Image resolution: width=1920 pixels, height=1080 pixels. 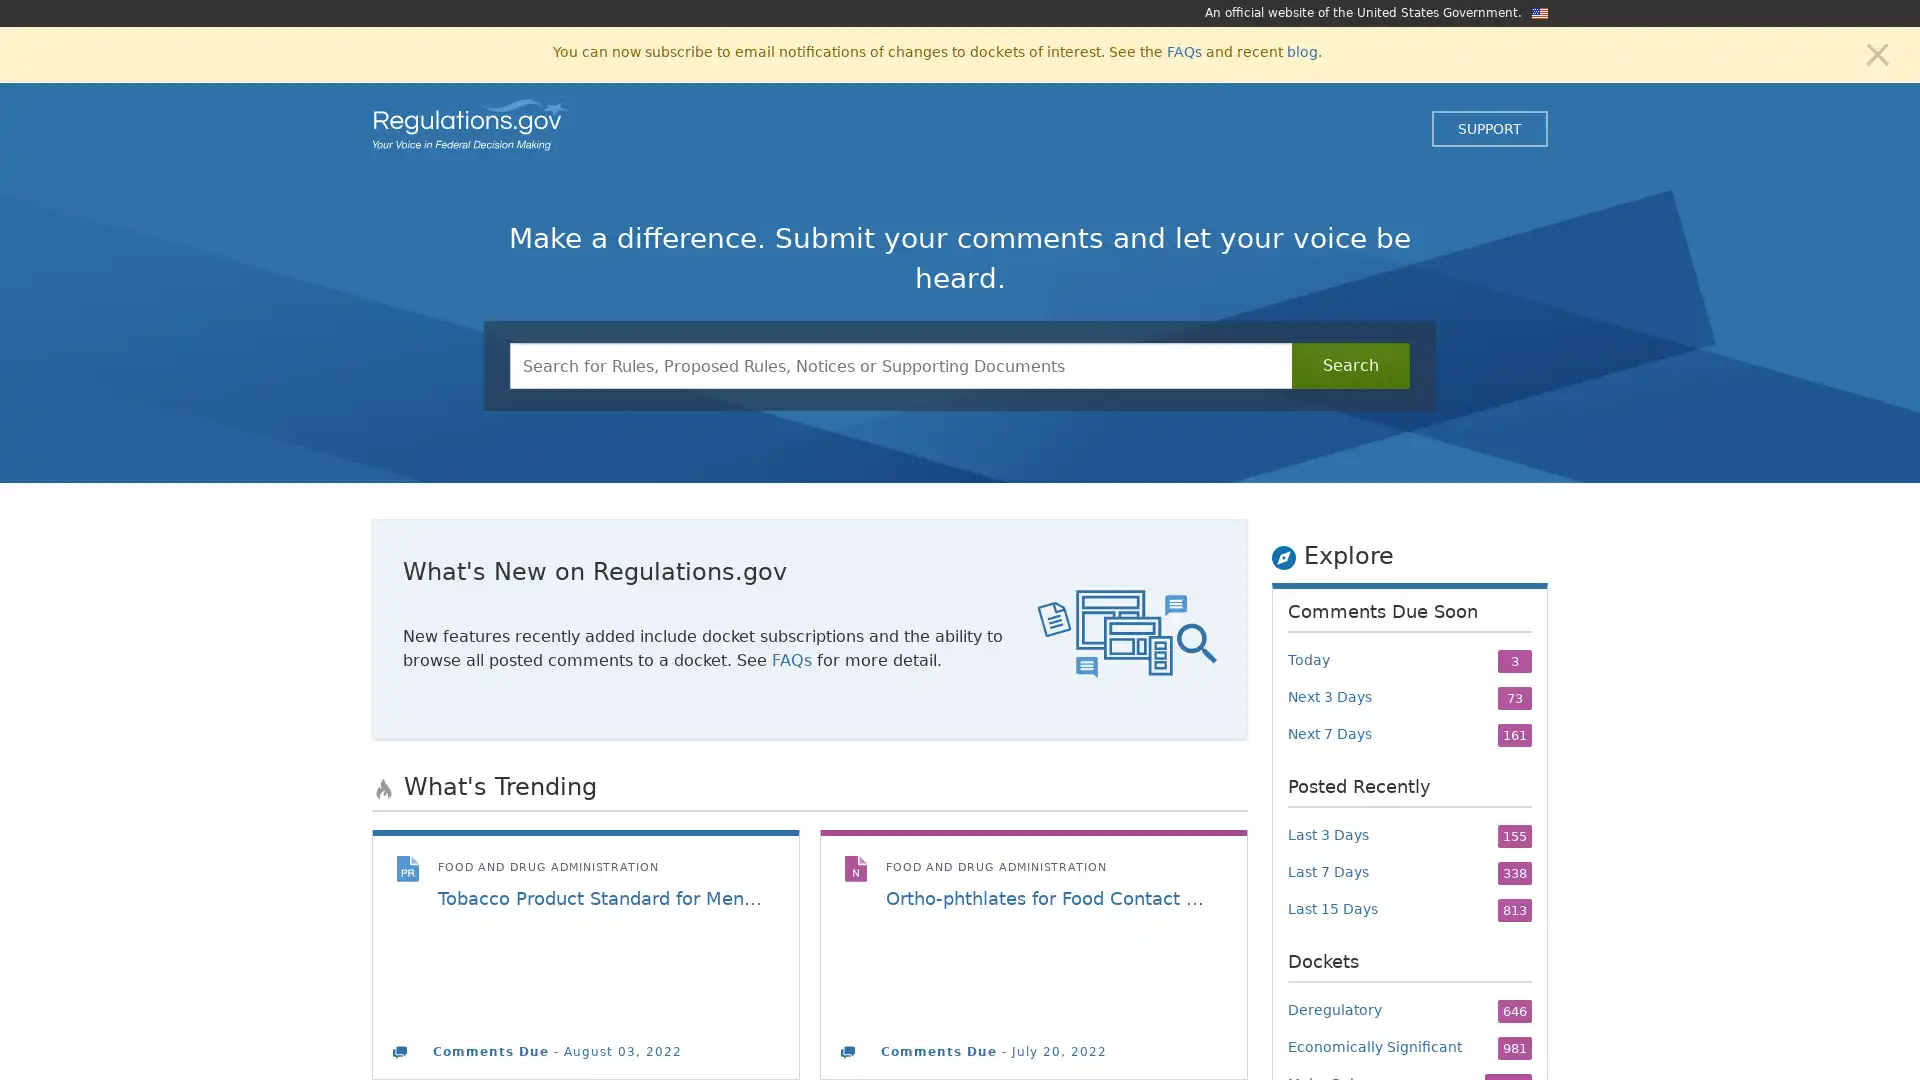 I want to click on Search, so click(x=1350, y=366).